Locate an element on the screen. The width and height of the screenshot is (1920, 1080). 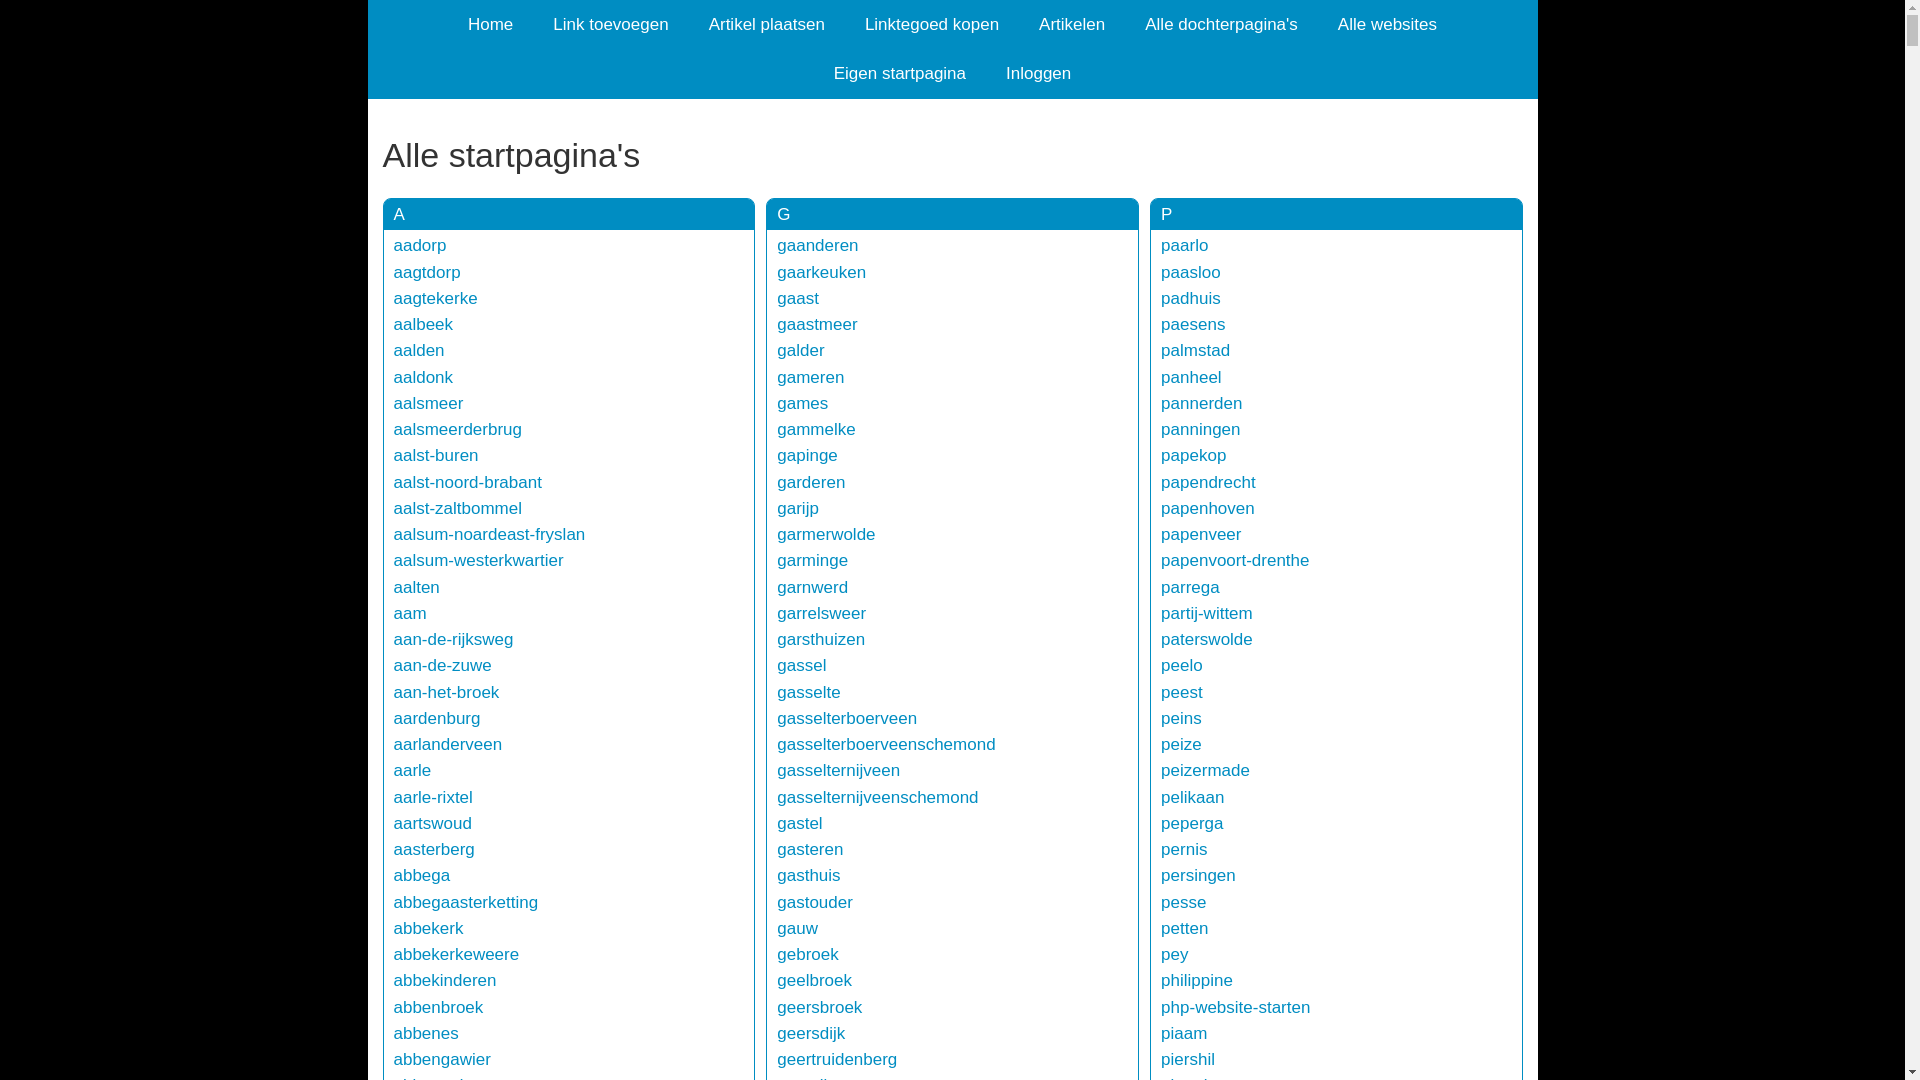
'persingen' is located at coordinates (1198, 874).